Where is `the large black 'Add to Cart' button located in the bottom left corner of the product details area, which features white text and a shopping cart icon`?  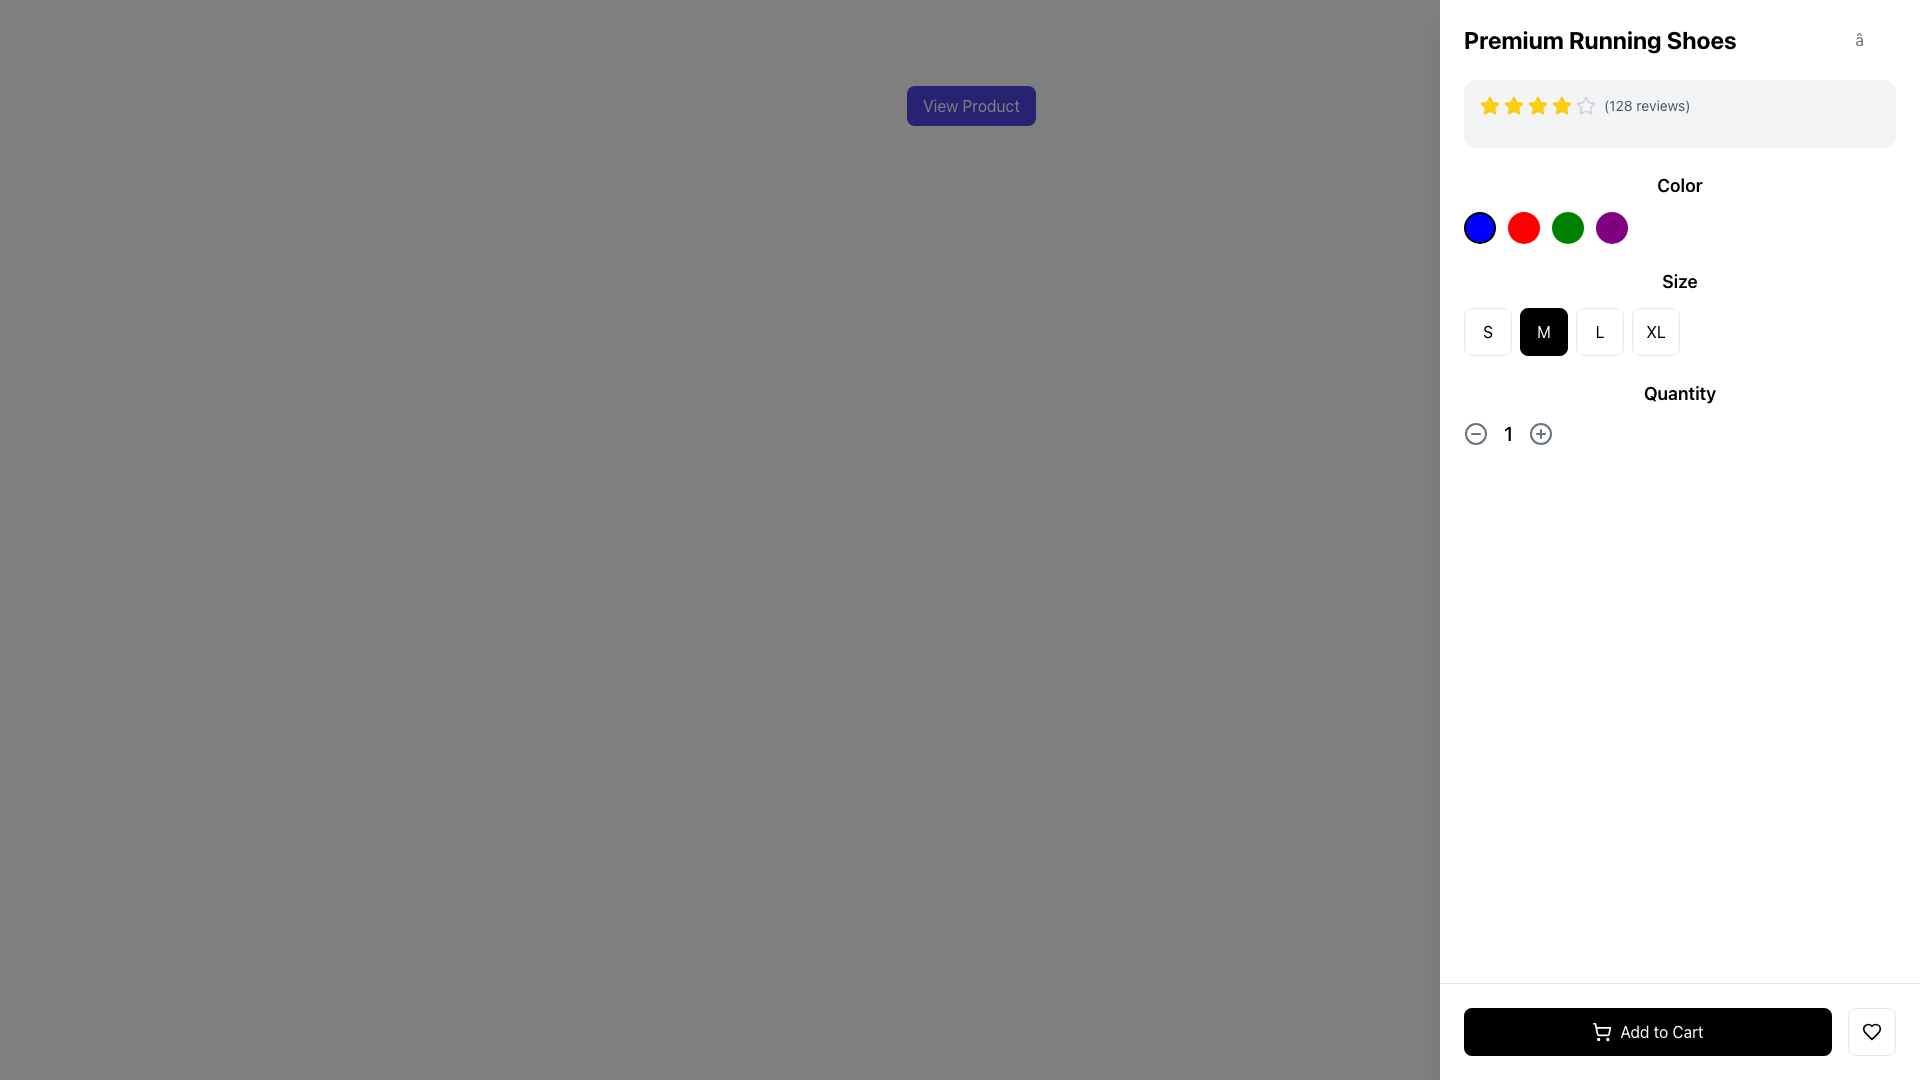 the large black 'Add to Cart' button located in the bottom left corner of the product details area, which features white text and a shopping cart icon is located at coordinates (1680, 1032).